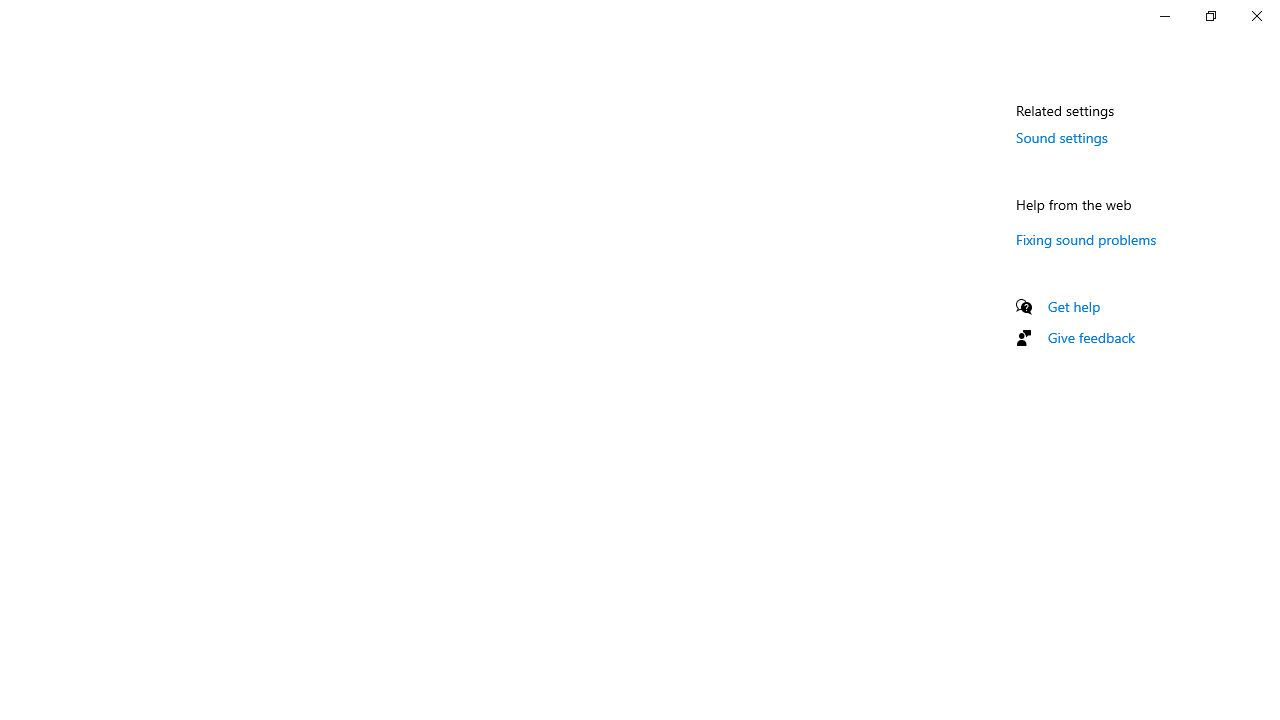 The width and height of the screenshot is (1280, 720). I want to click on 'Close Settings', so click(1255, 15).